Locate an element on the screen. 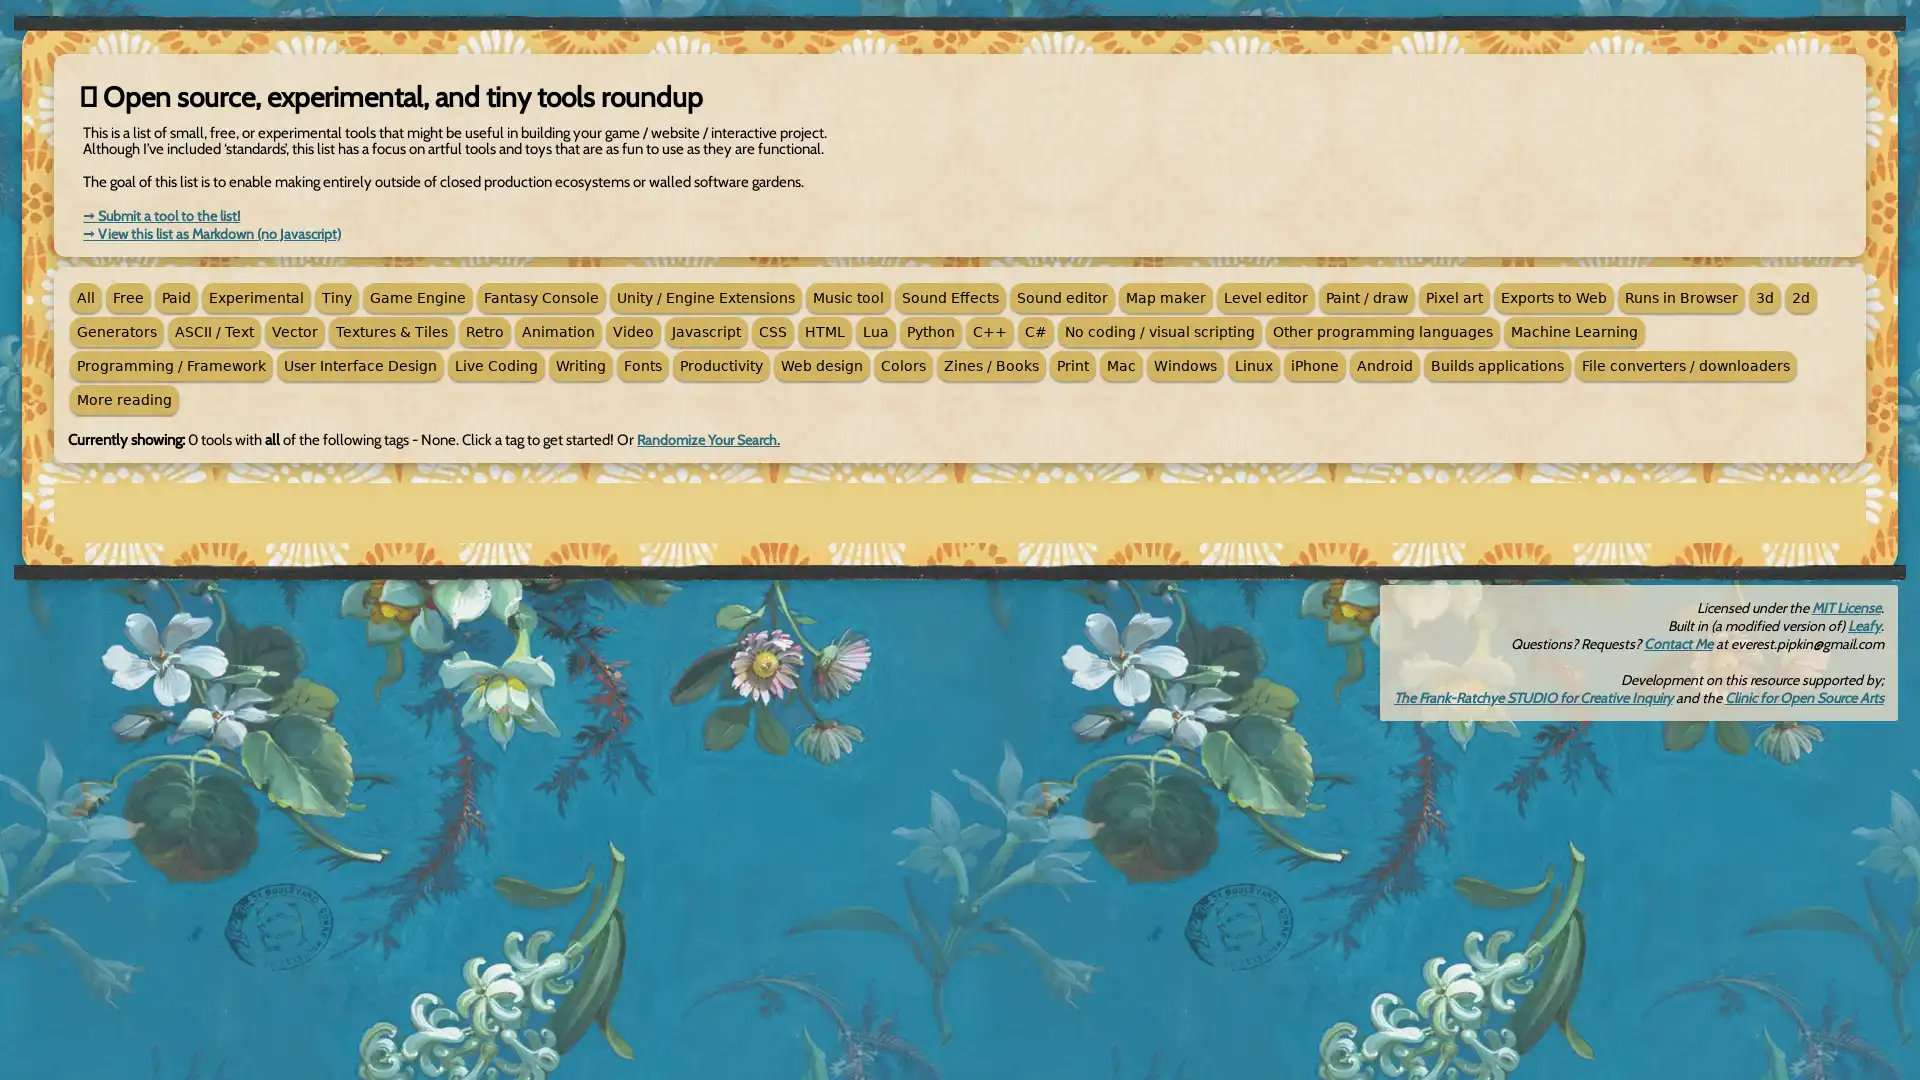 The width and height of the screenshot is (1920, 1080). Exports to Web is located at coordinates (1553, 297).